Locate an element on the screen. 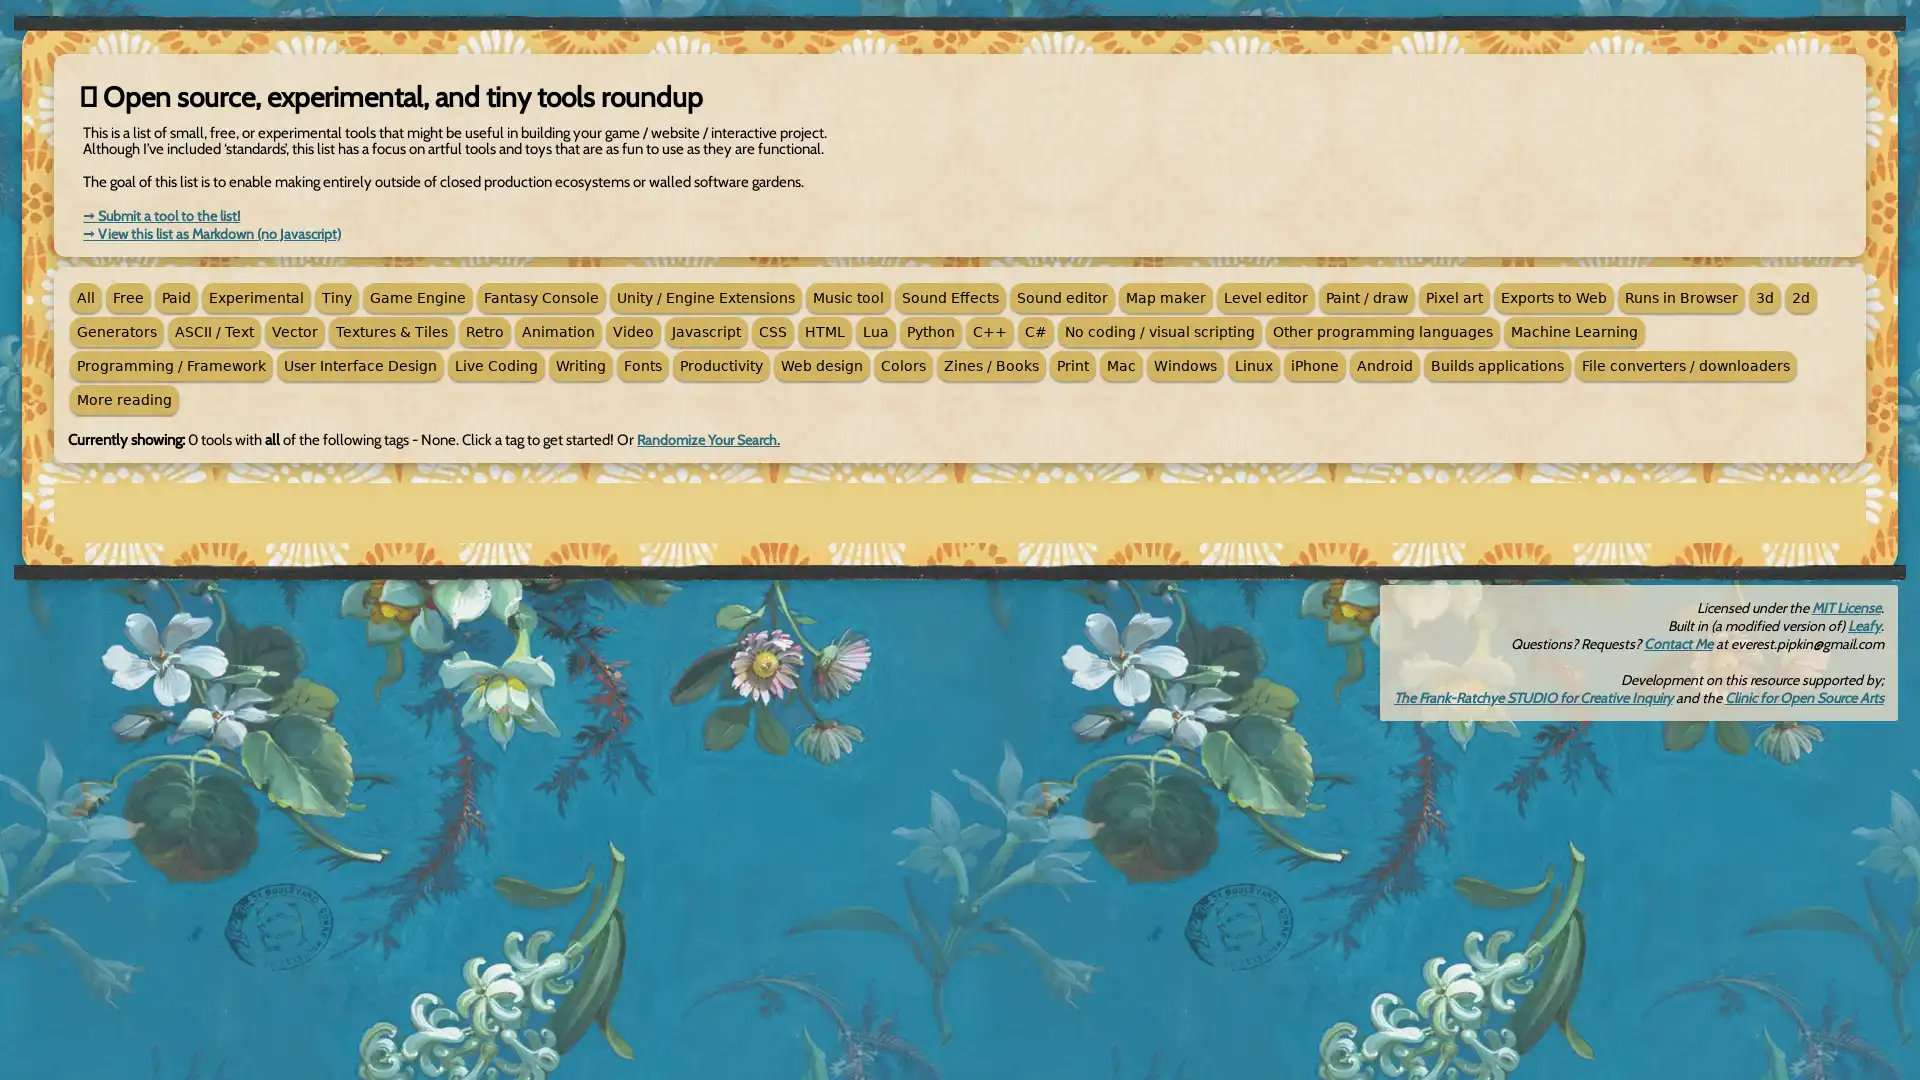 The width and height of the screenshot is (1920, 1080). Exports to Web is located at coordinates (1553, 297).